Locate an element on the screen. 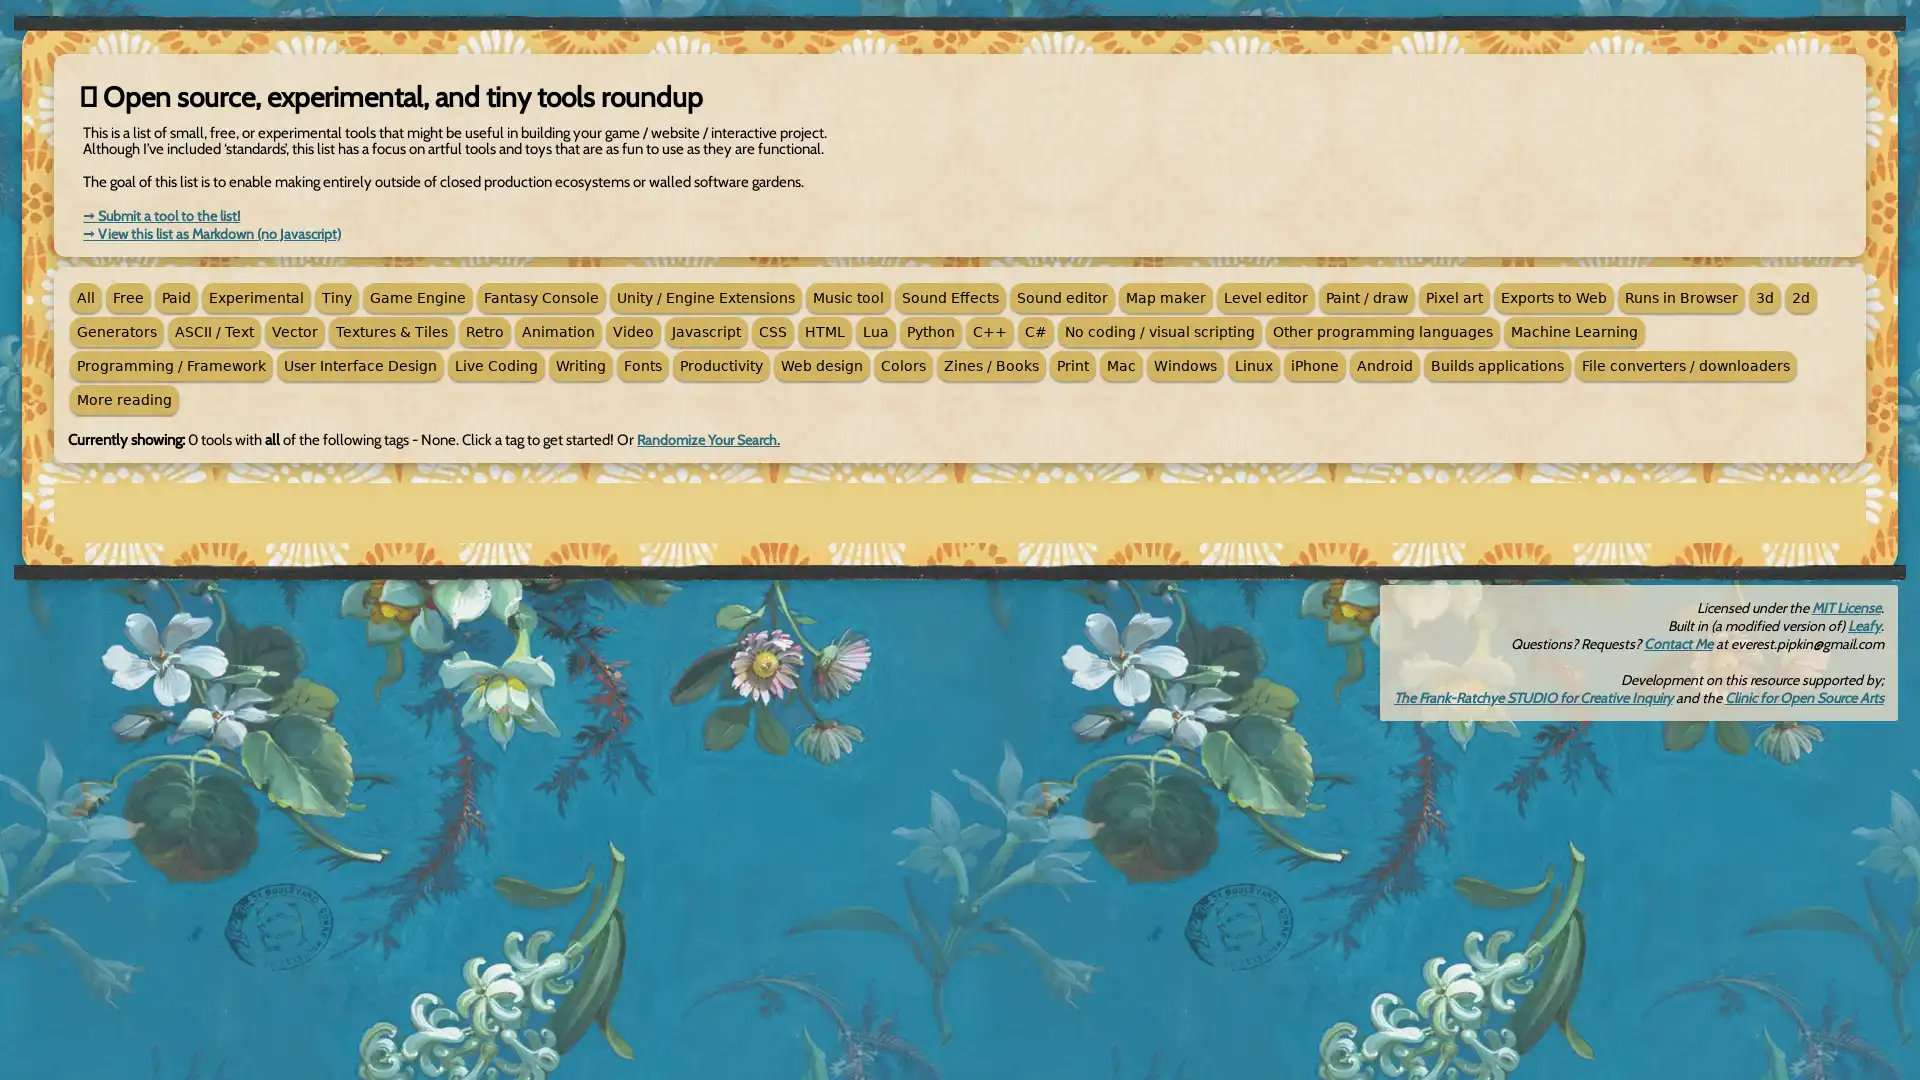 The width and height of the screenshot is (1920, 1080). Exports to Web is located at coordinates (1553, 297).